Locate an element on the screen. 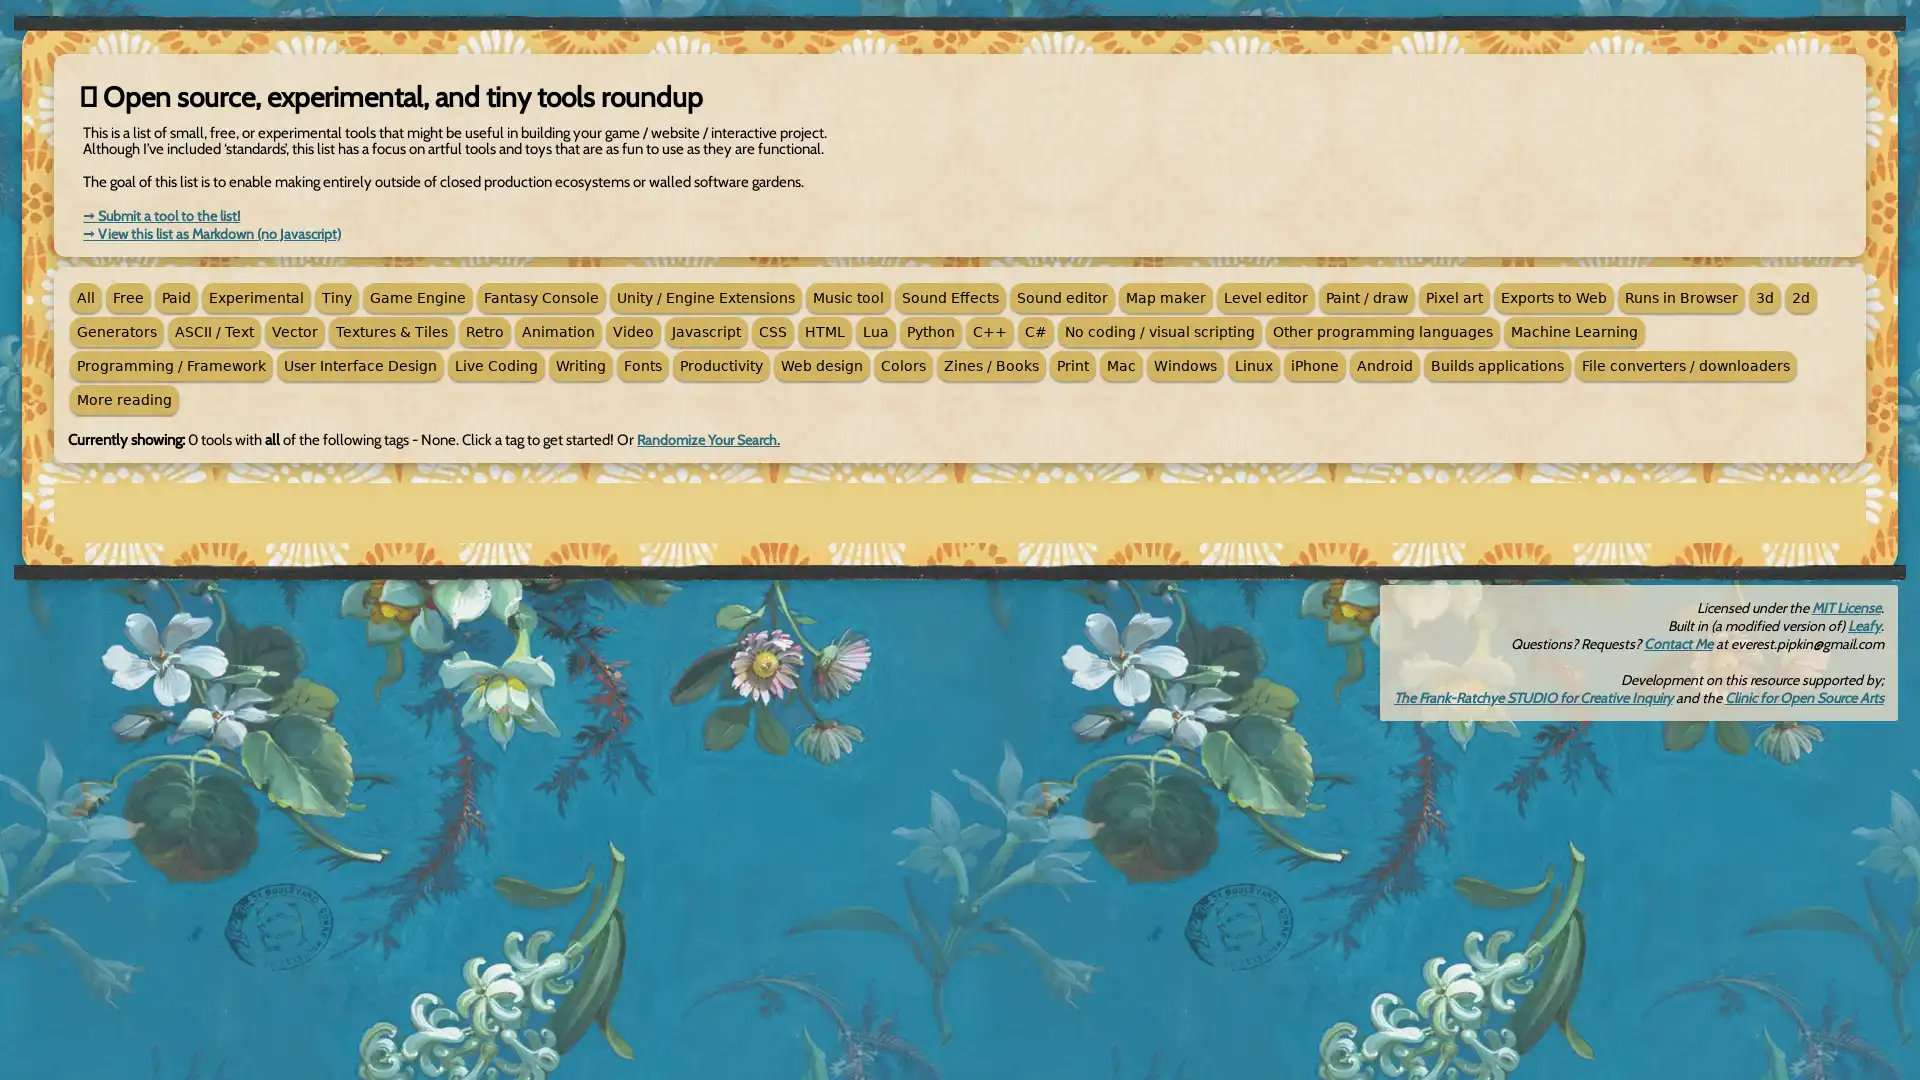 The width and height of the screenshot is (1920, 1080). Exports to Web is located at coordinates (1553, 297).